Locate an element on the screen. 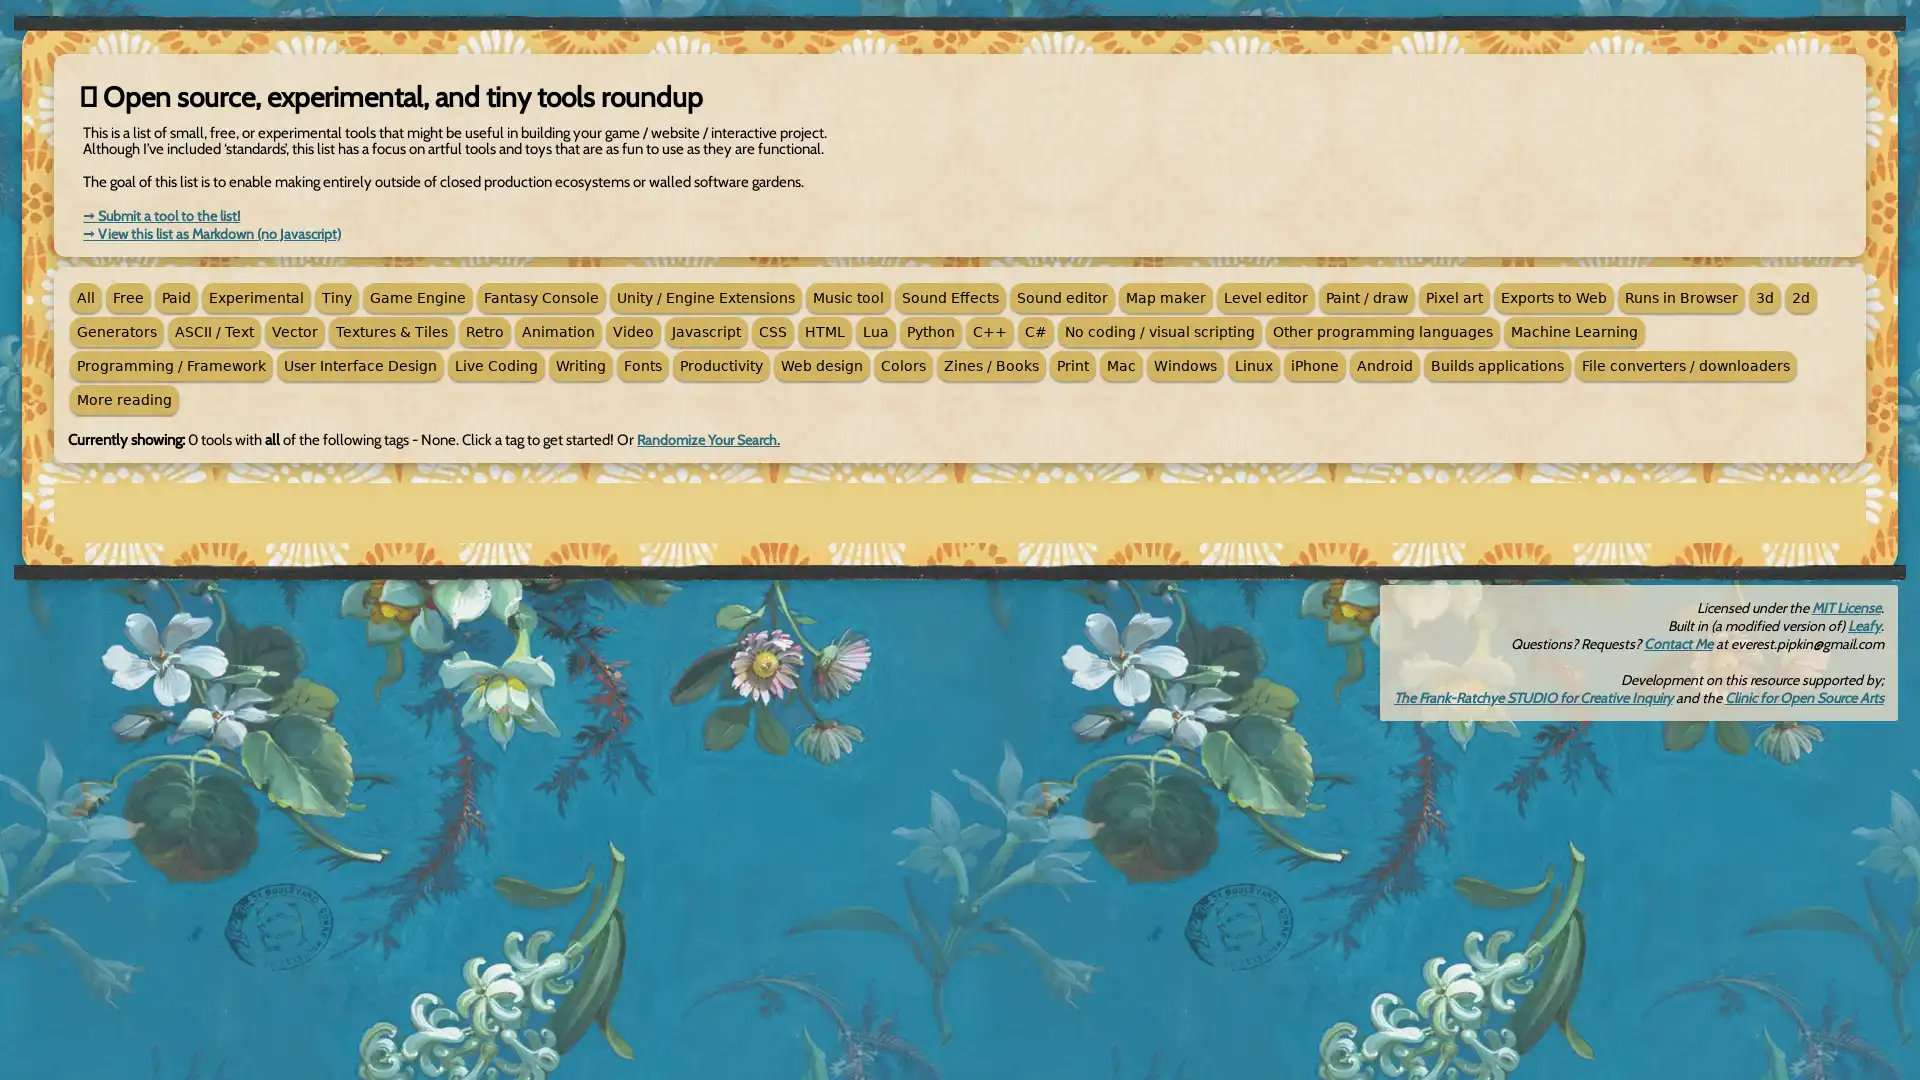 The width and height of the screenshot is (1920, 1080). Exports to Web is located at coordinates (1553, 297).